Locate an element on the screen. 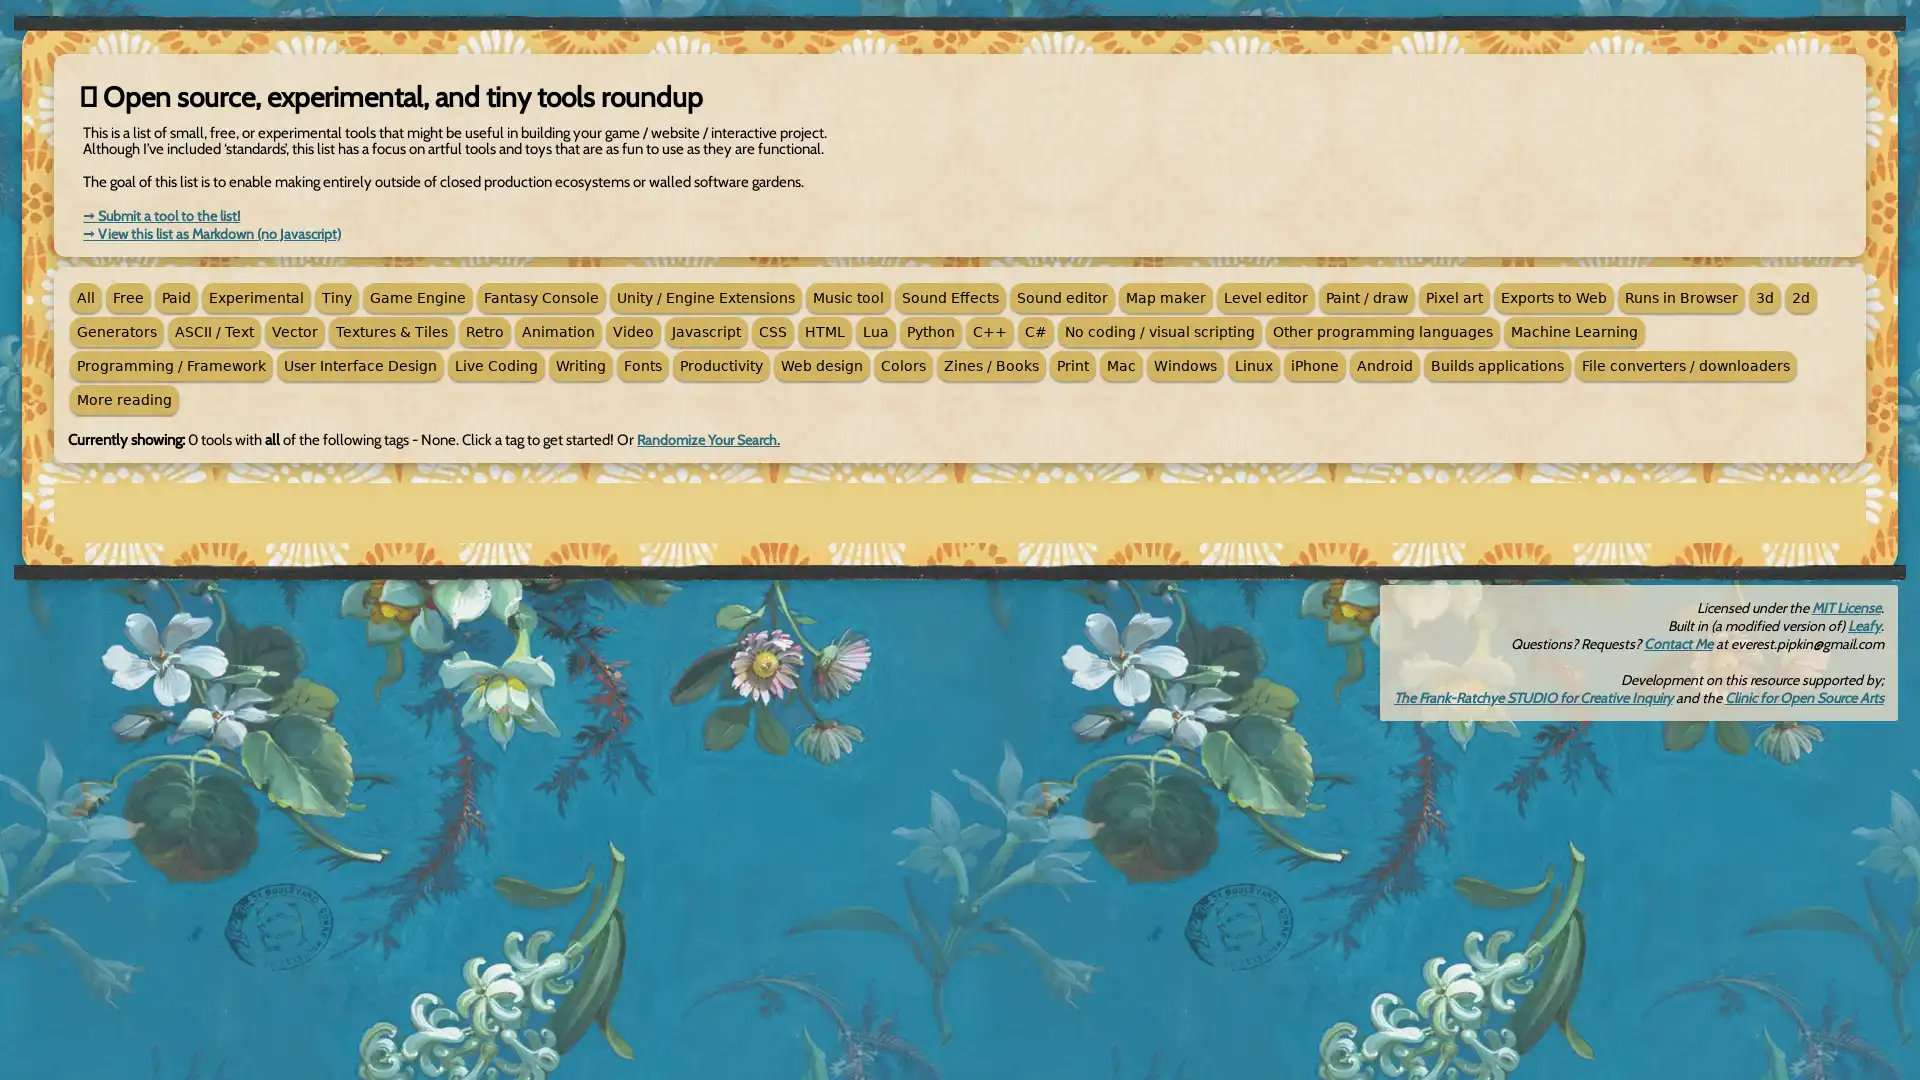 The width and height of the screenshot is (1920, 1080). Exports to Web is located at coordinates (1553, 297).